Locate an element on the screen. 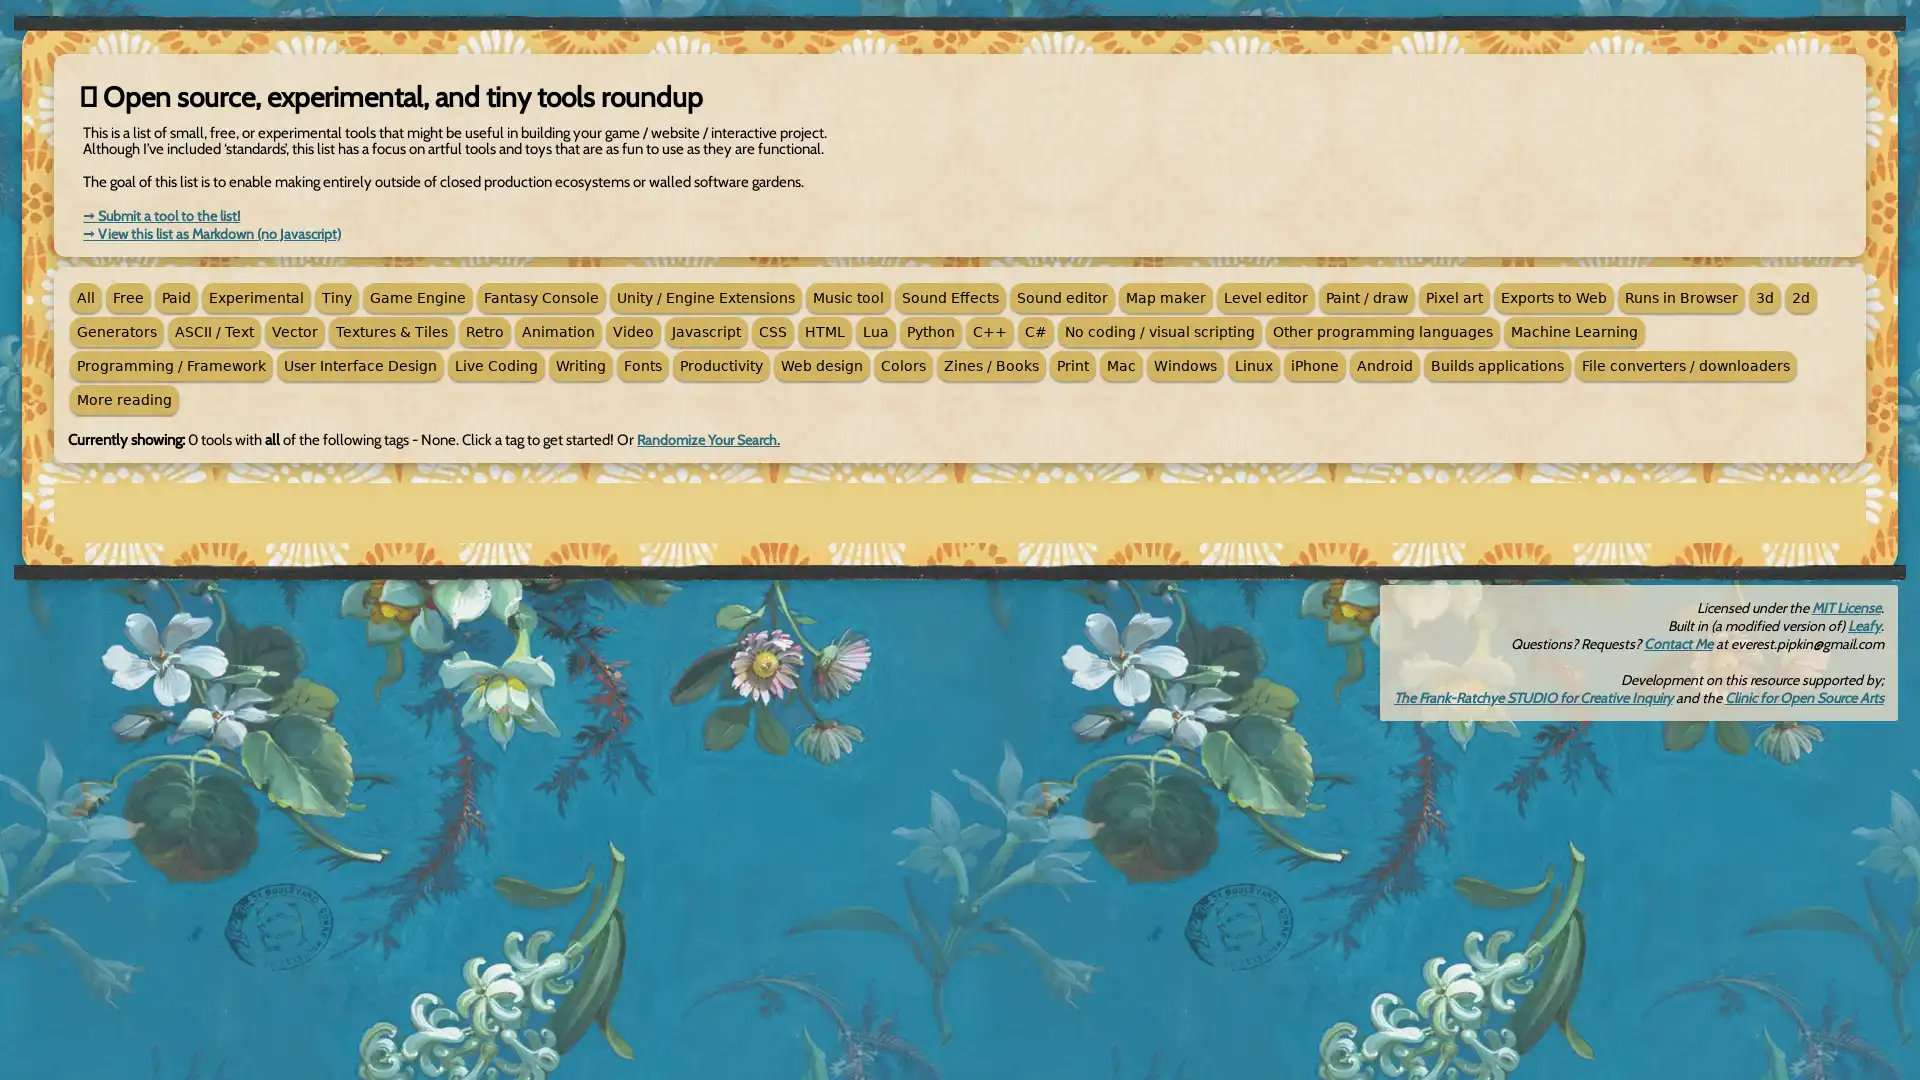 The width and height of the screenshot is (1920, 1080). Exports to Web is located at coordinates (1553, 297).